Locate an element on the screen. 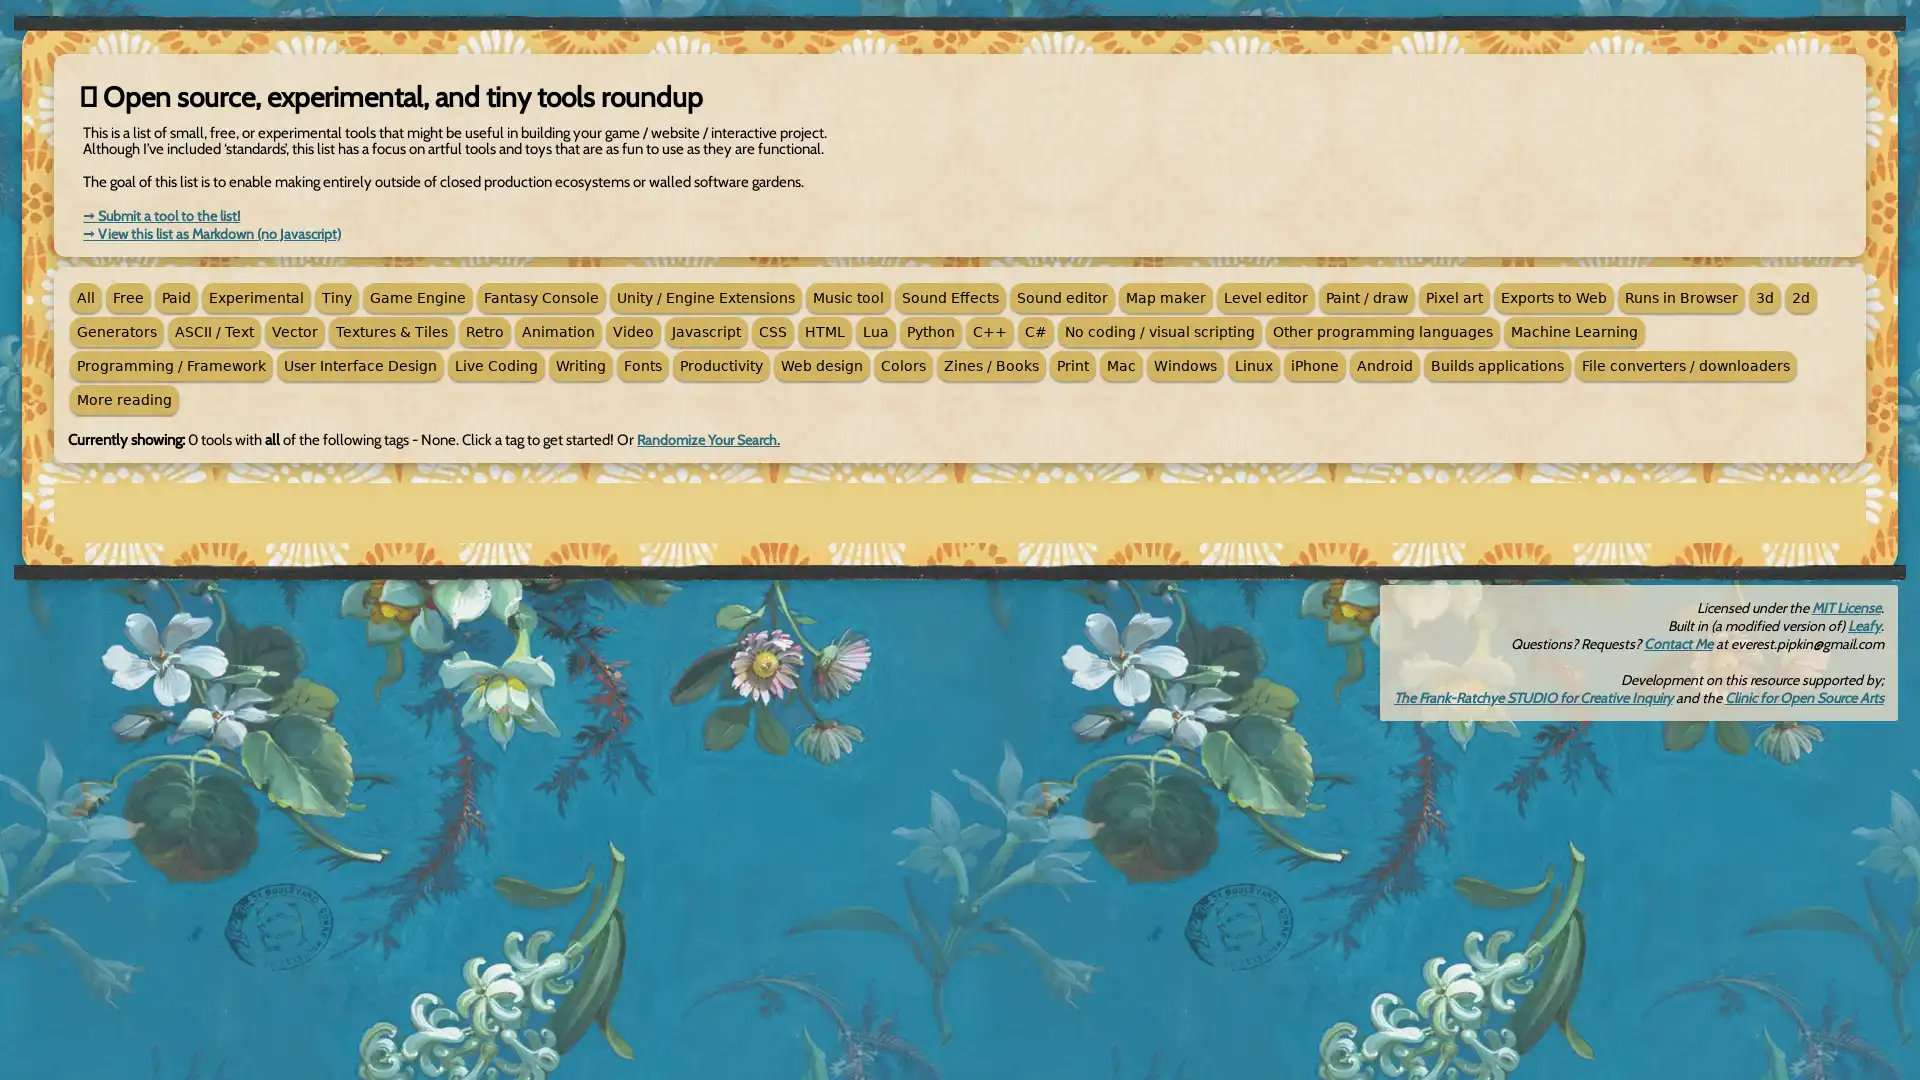 The width and height of the screenshot is (1920, 1080). Exports to Web is located at coordinates (1553, 297).